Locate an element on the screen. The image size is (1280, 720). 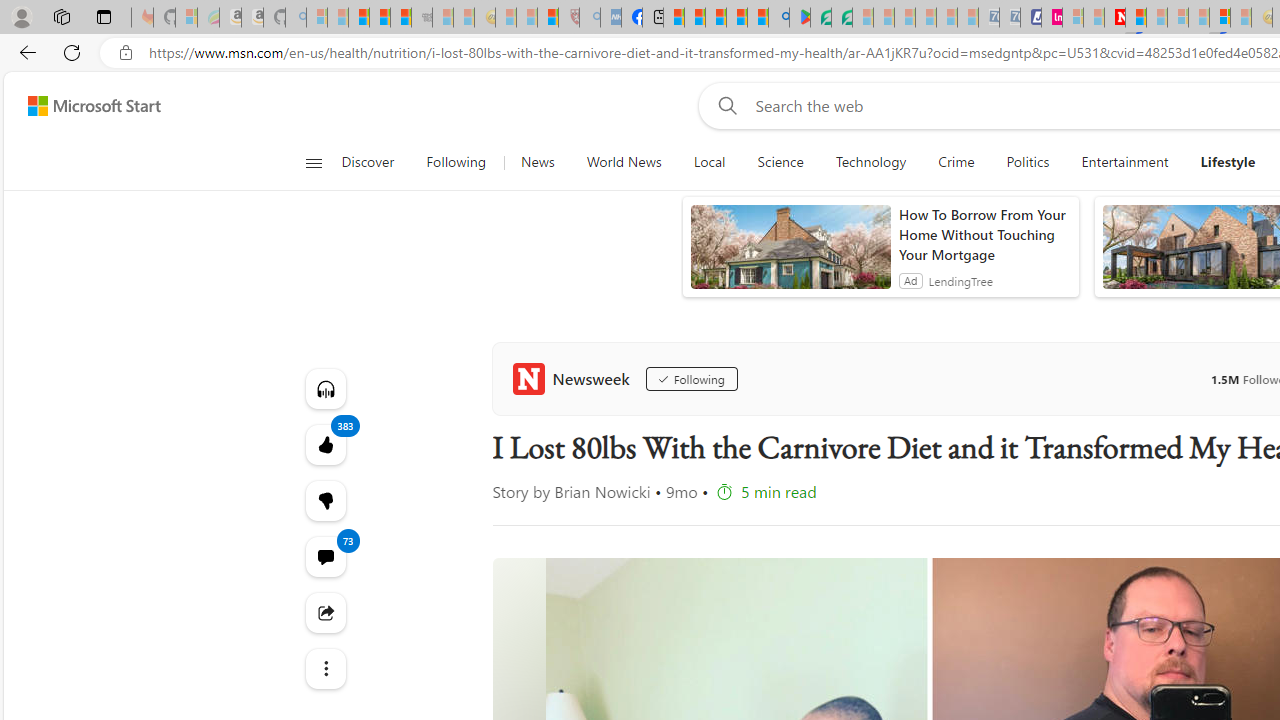
'Share this story' is located at coordinates (325, 612).